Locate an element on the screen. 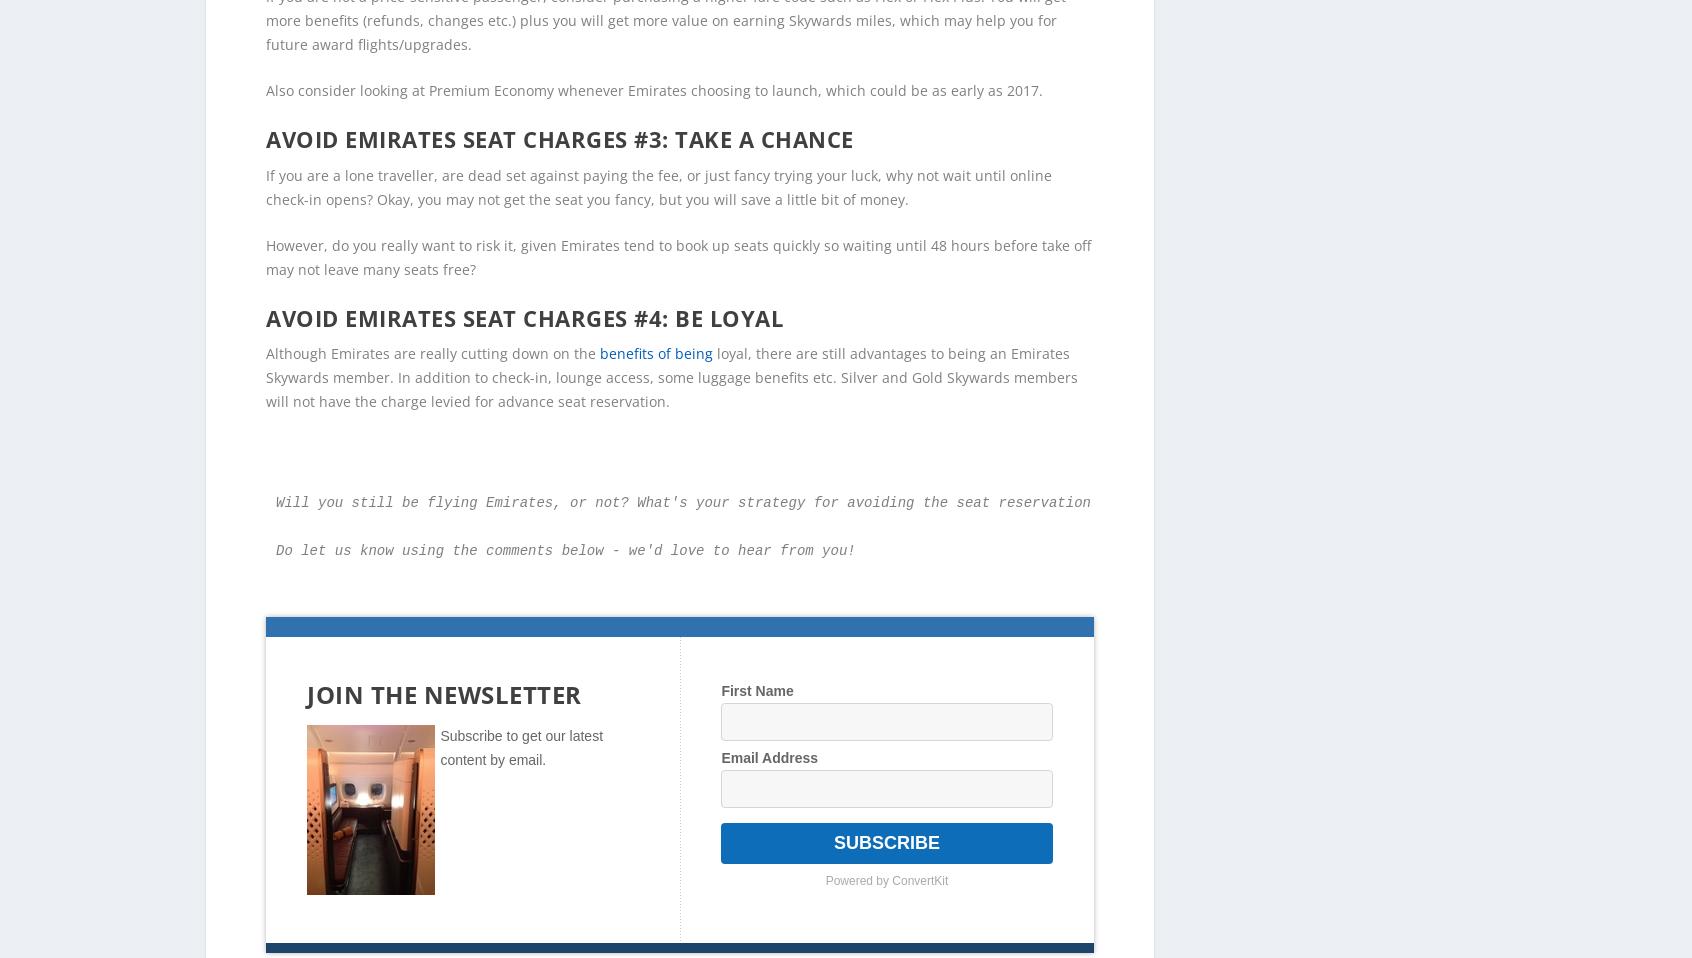  'However, do you really want to risk it, given Emirates tend to book up seats quickly so waiting until 48 hours before take off may not leave many seats free?' is located at coordinates (678, 223).